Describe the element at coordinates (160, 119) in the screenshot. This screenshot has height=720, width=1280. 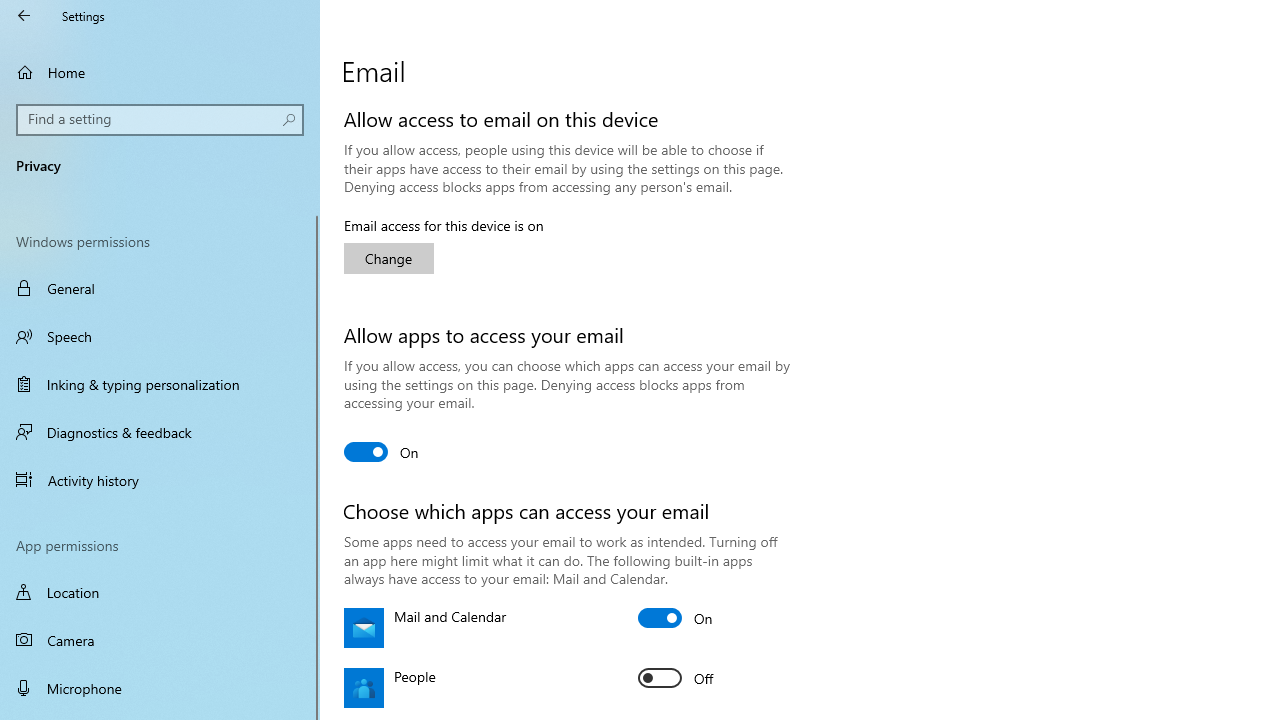
I see `'Search box, Find a setting'` at that location.